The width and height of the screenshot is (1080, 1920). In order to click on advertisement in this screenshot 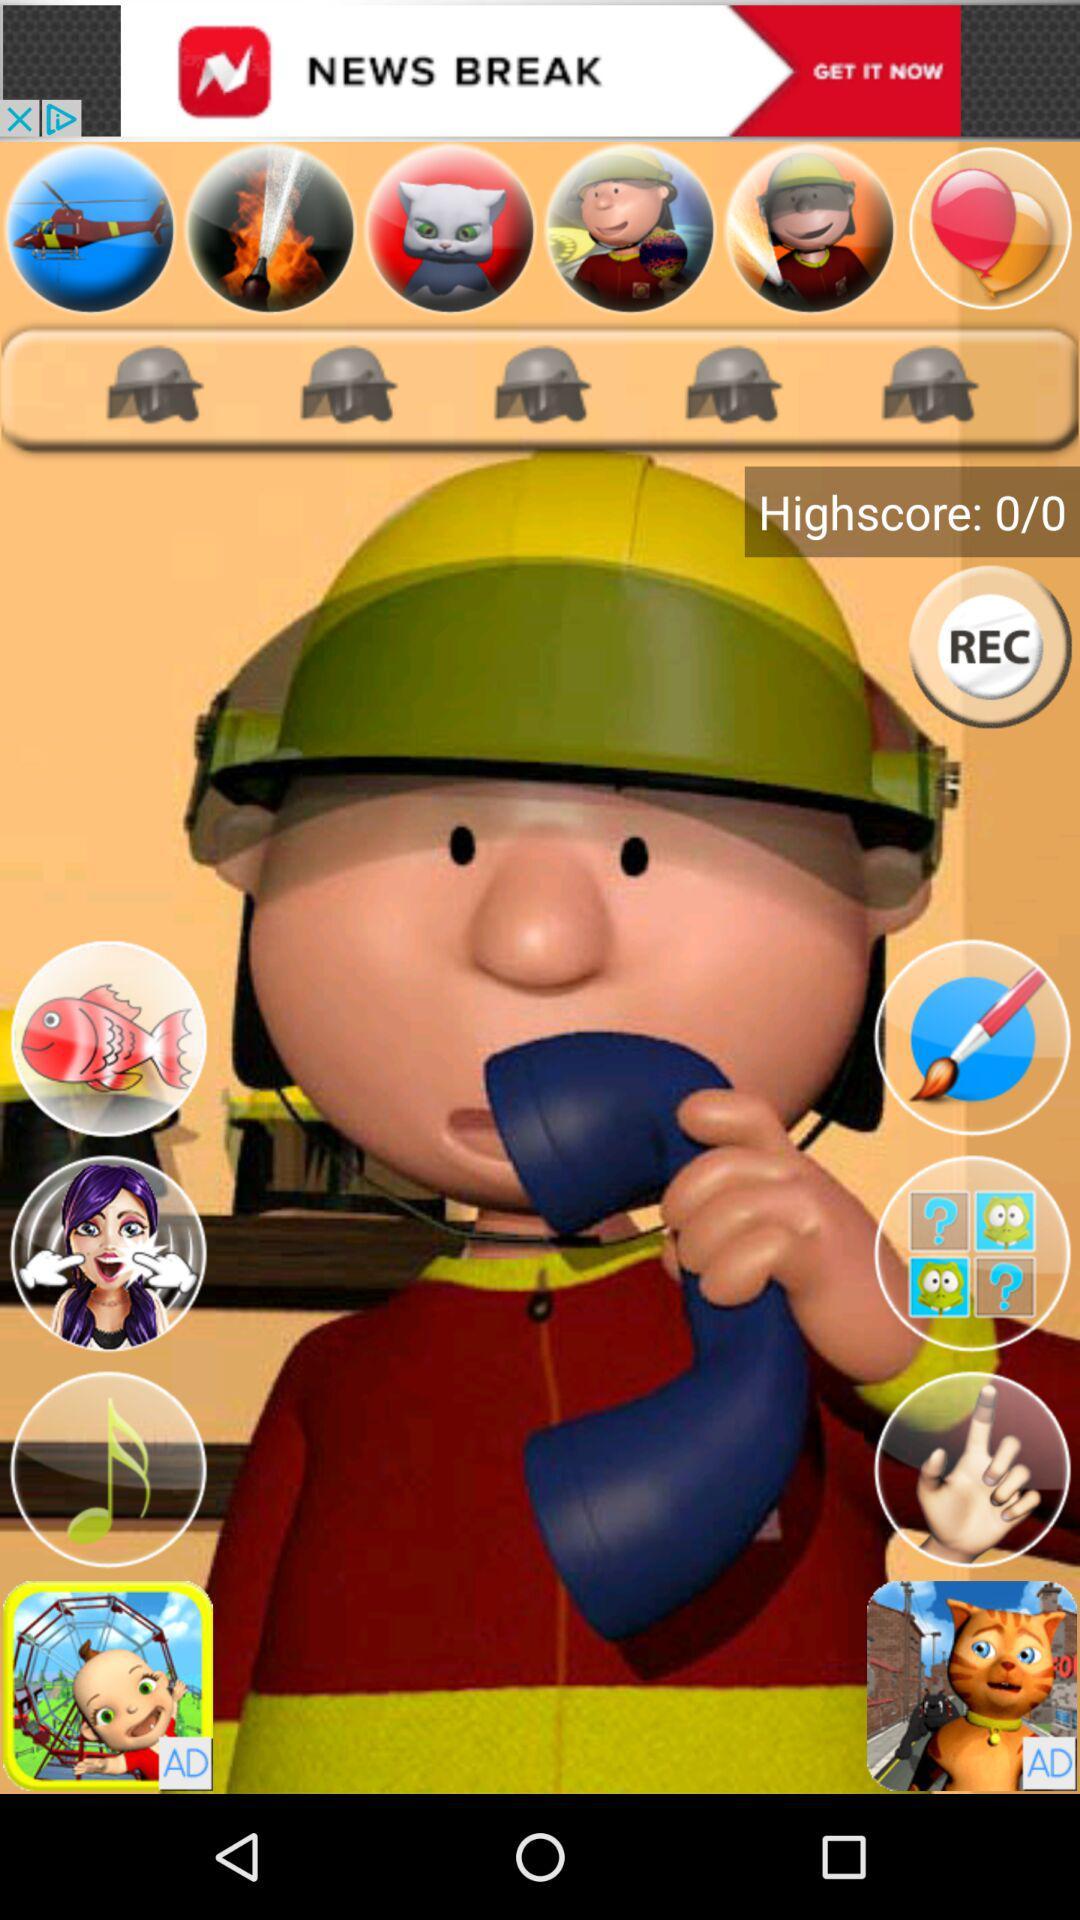, I will do `click(108, 1684)`.